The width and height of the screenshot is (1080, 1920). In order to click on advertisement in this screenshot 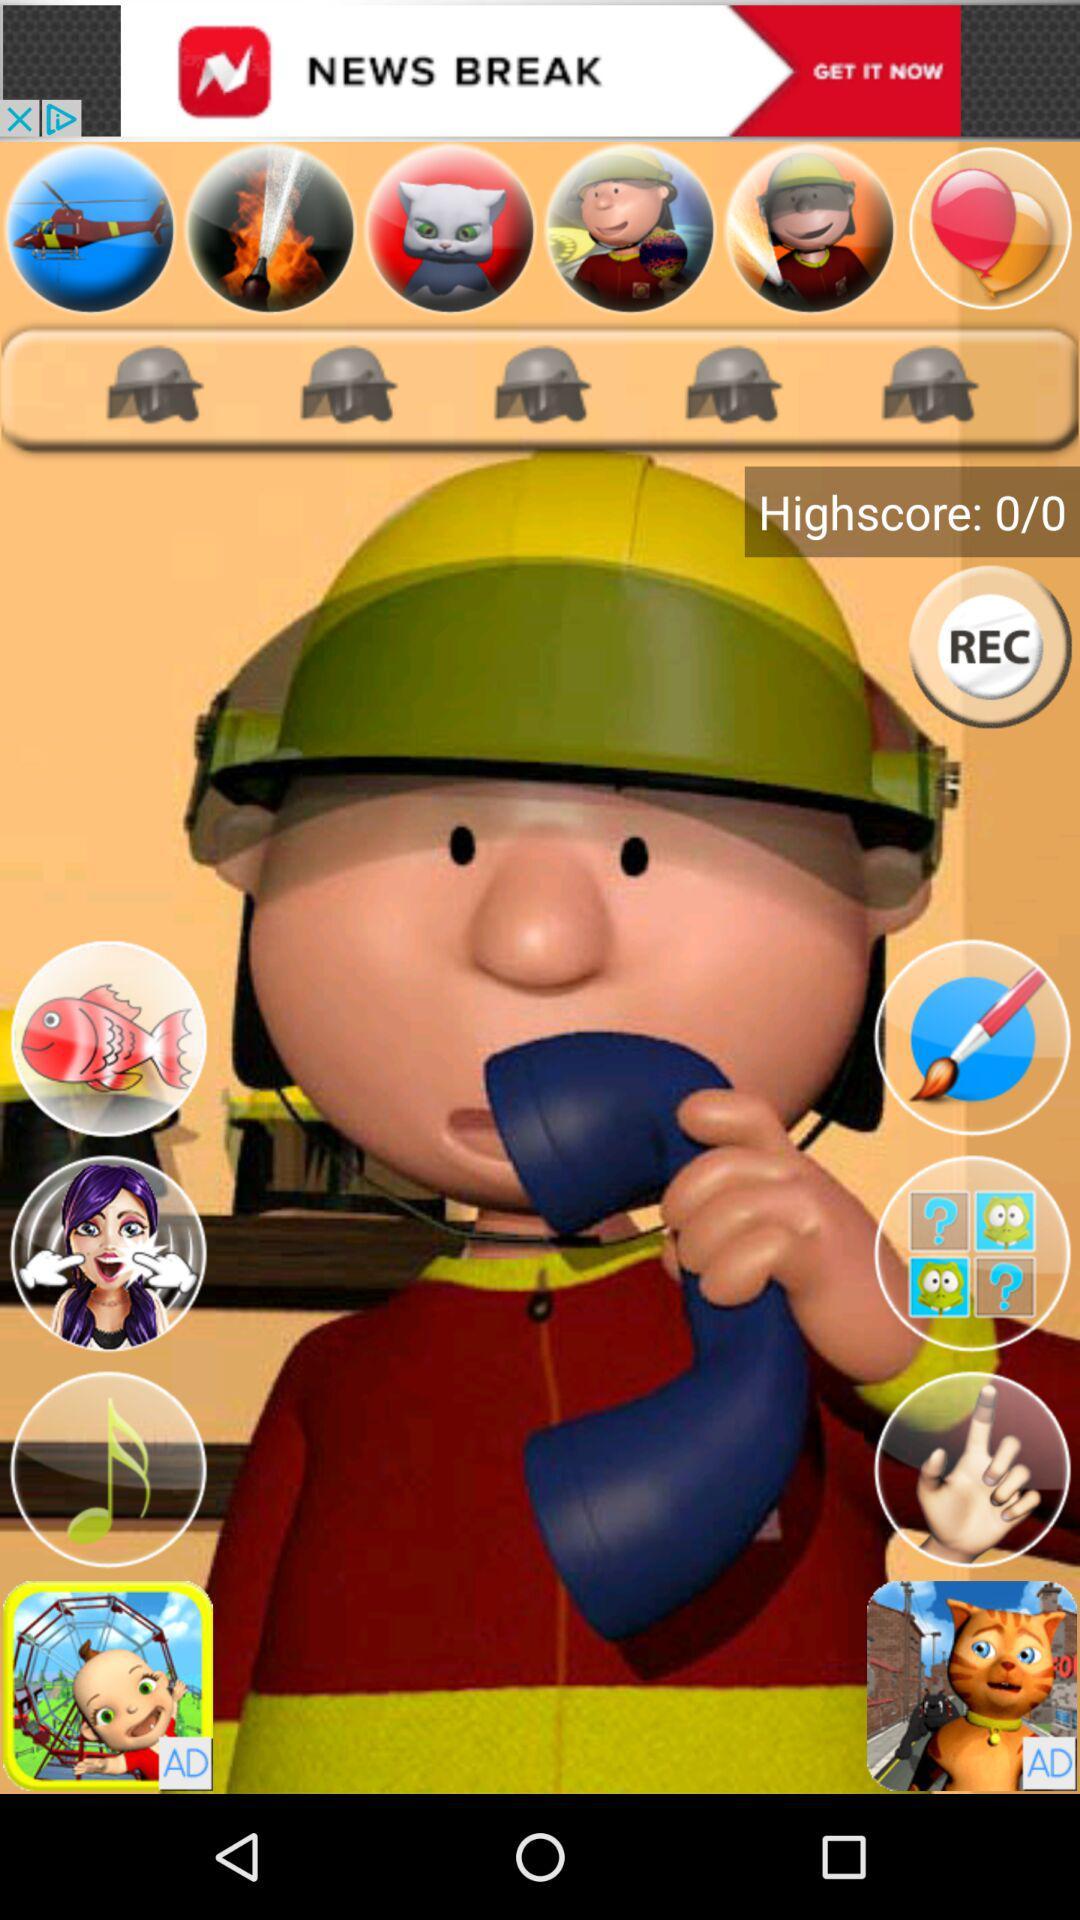, I will do `click(108, 1684)`.